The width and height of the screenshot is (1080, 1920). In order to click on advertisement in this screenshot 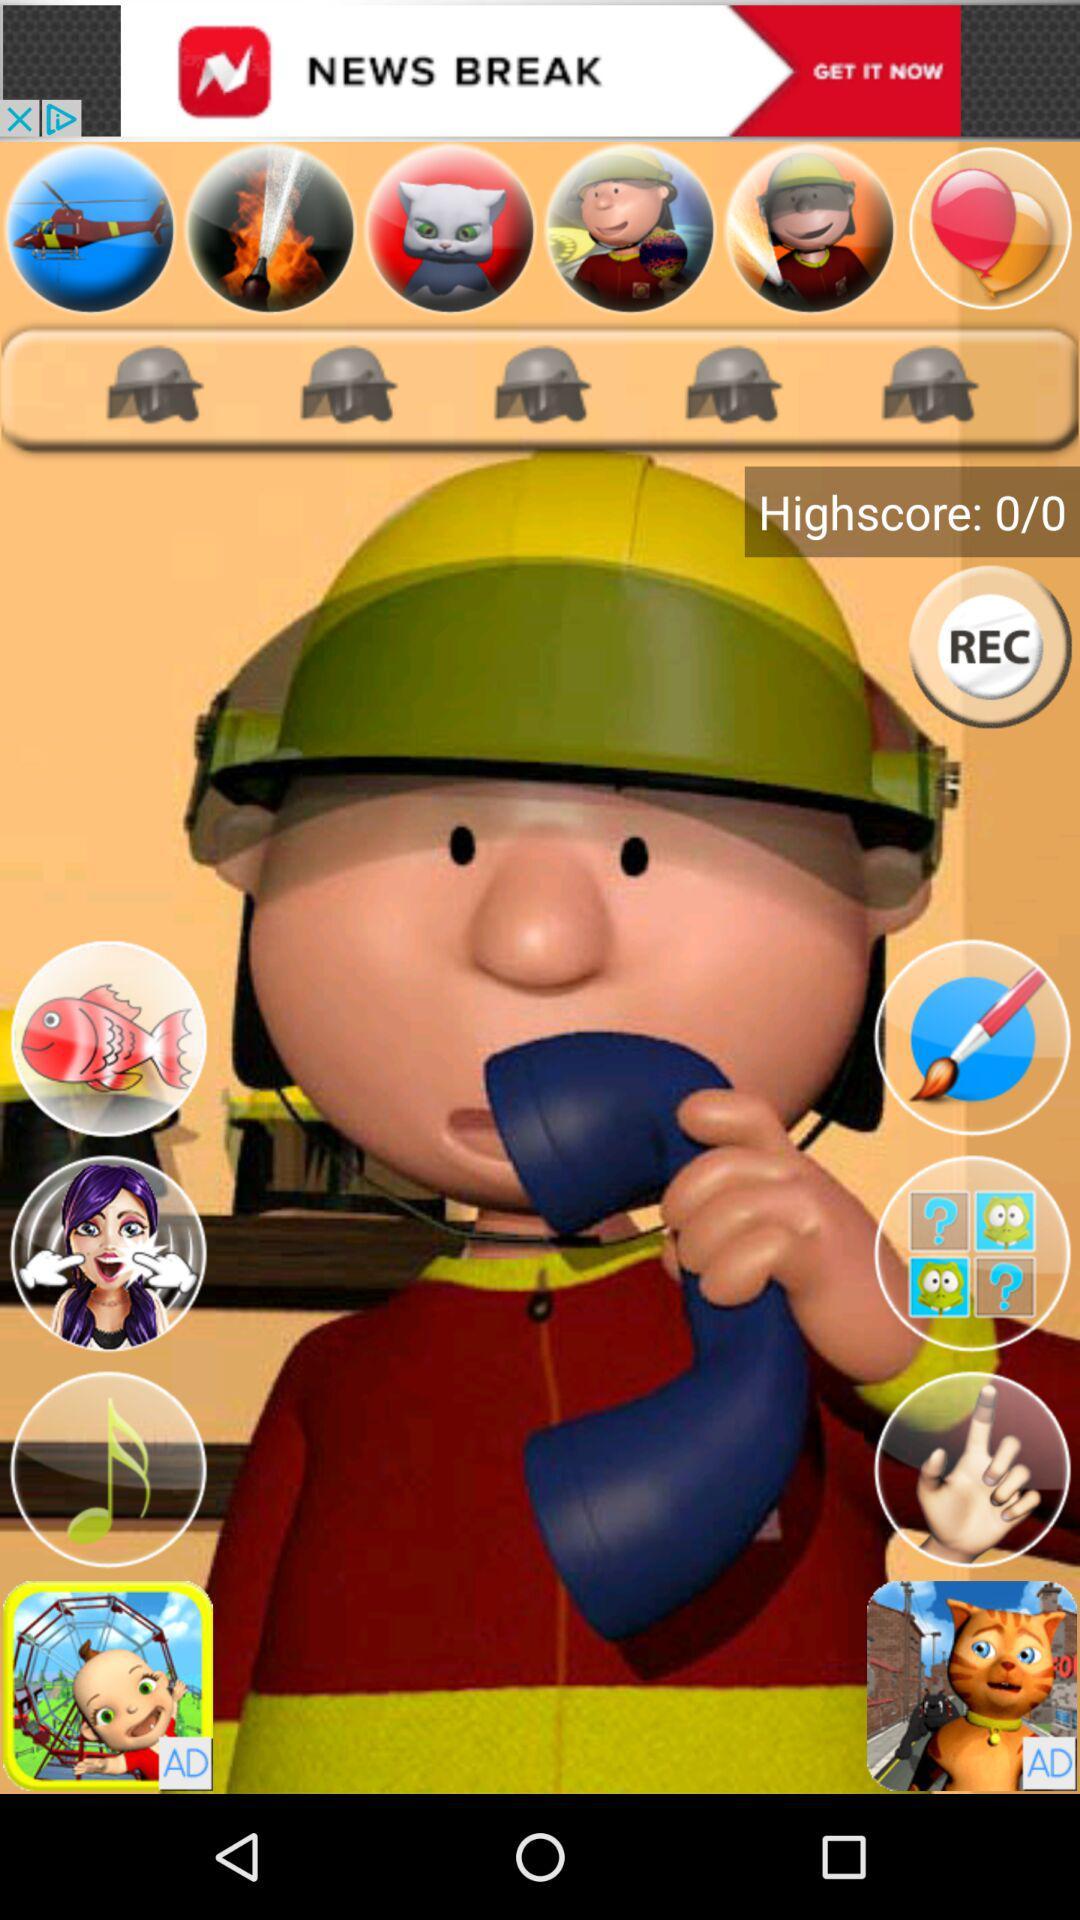, I will do `click(108, 1684)`.